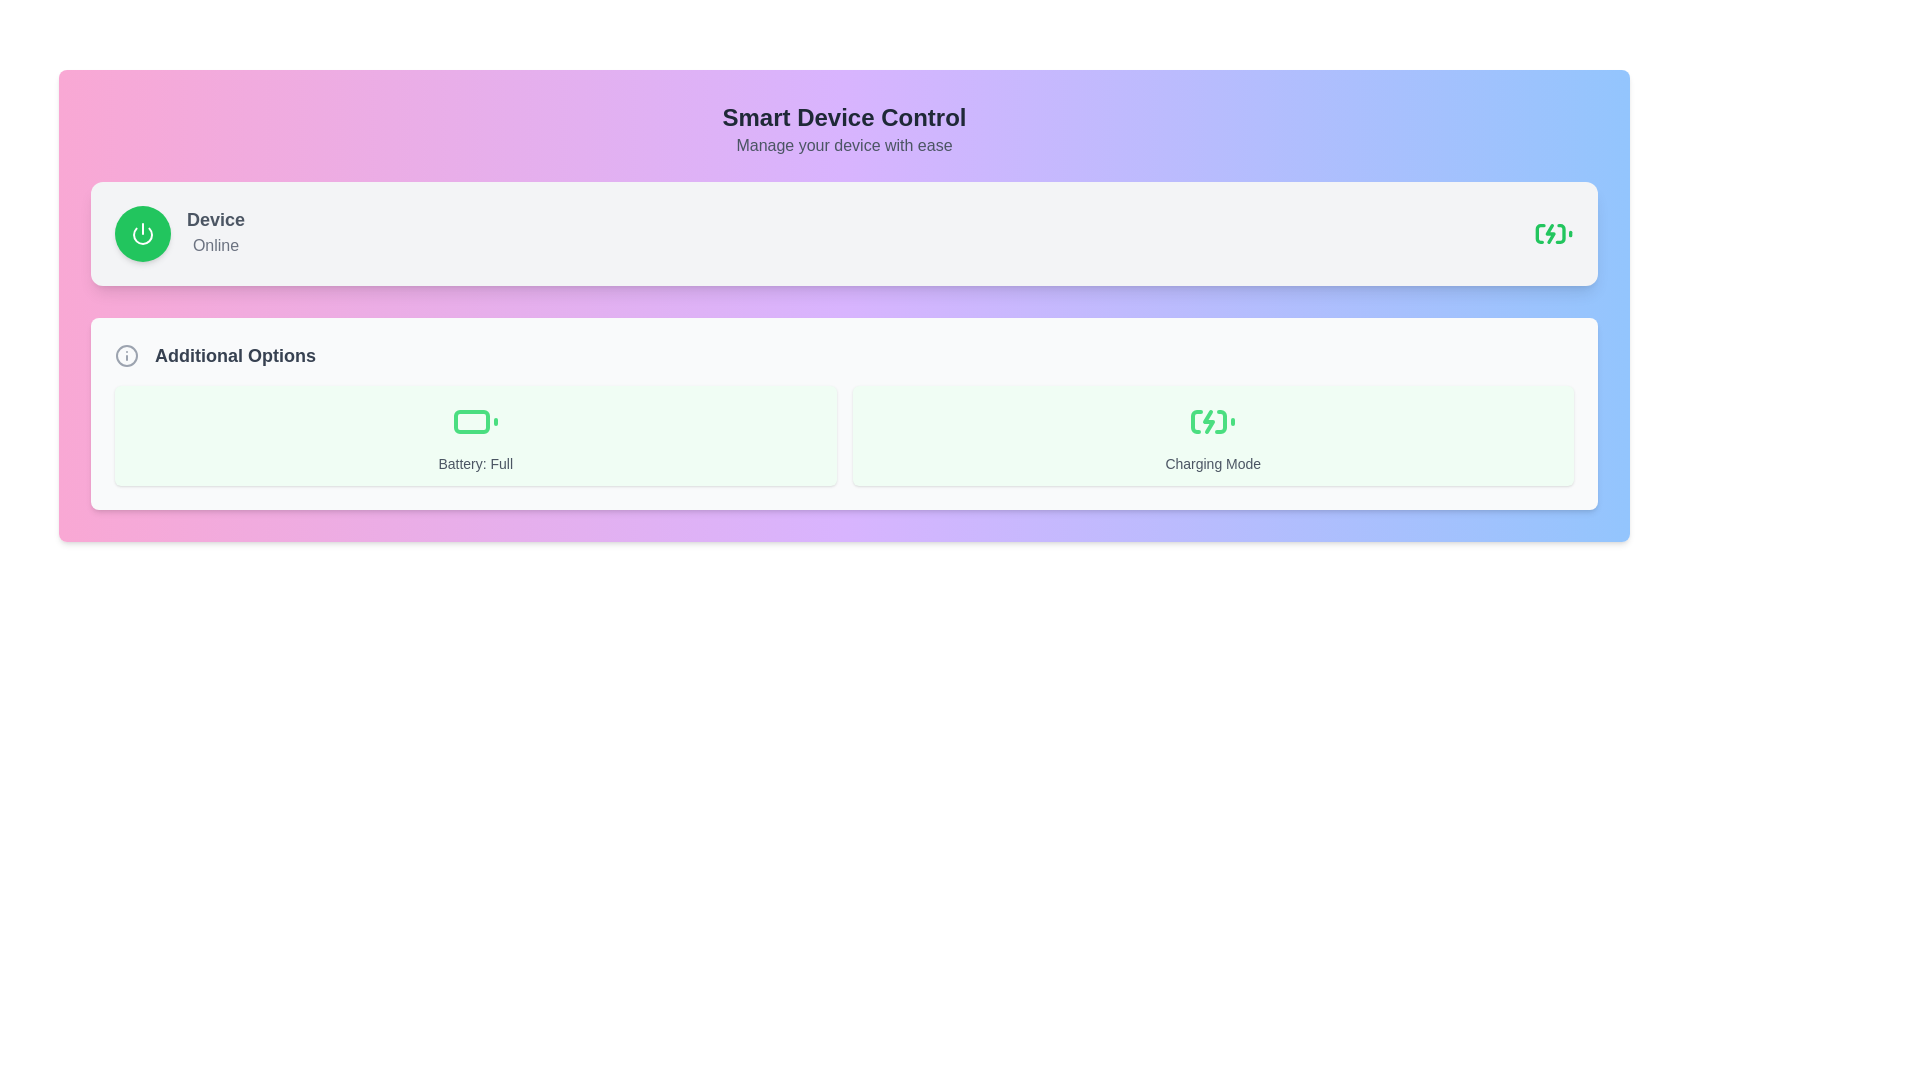  I want to click on the text label that displays 'Device' in large, bold, dark gray font and 'Online' in smaller, light gray font, located to the right of the circular green power button, so click(216, 233).